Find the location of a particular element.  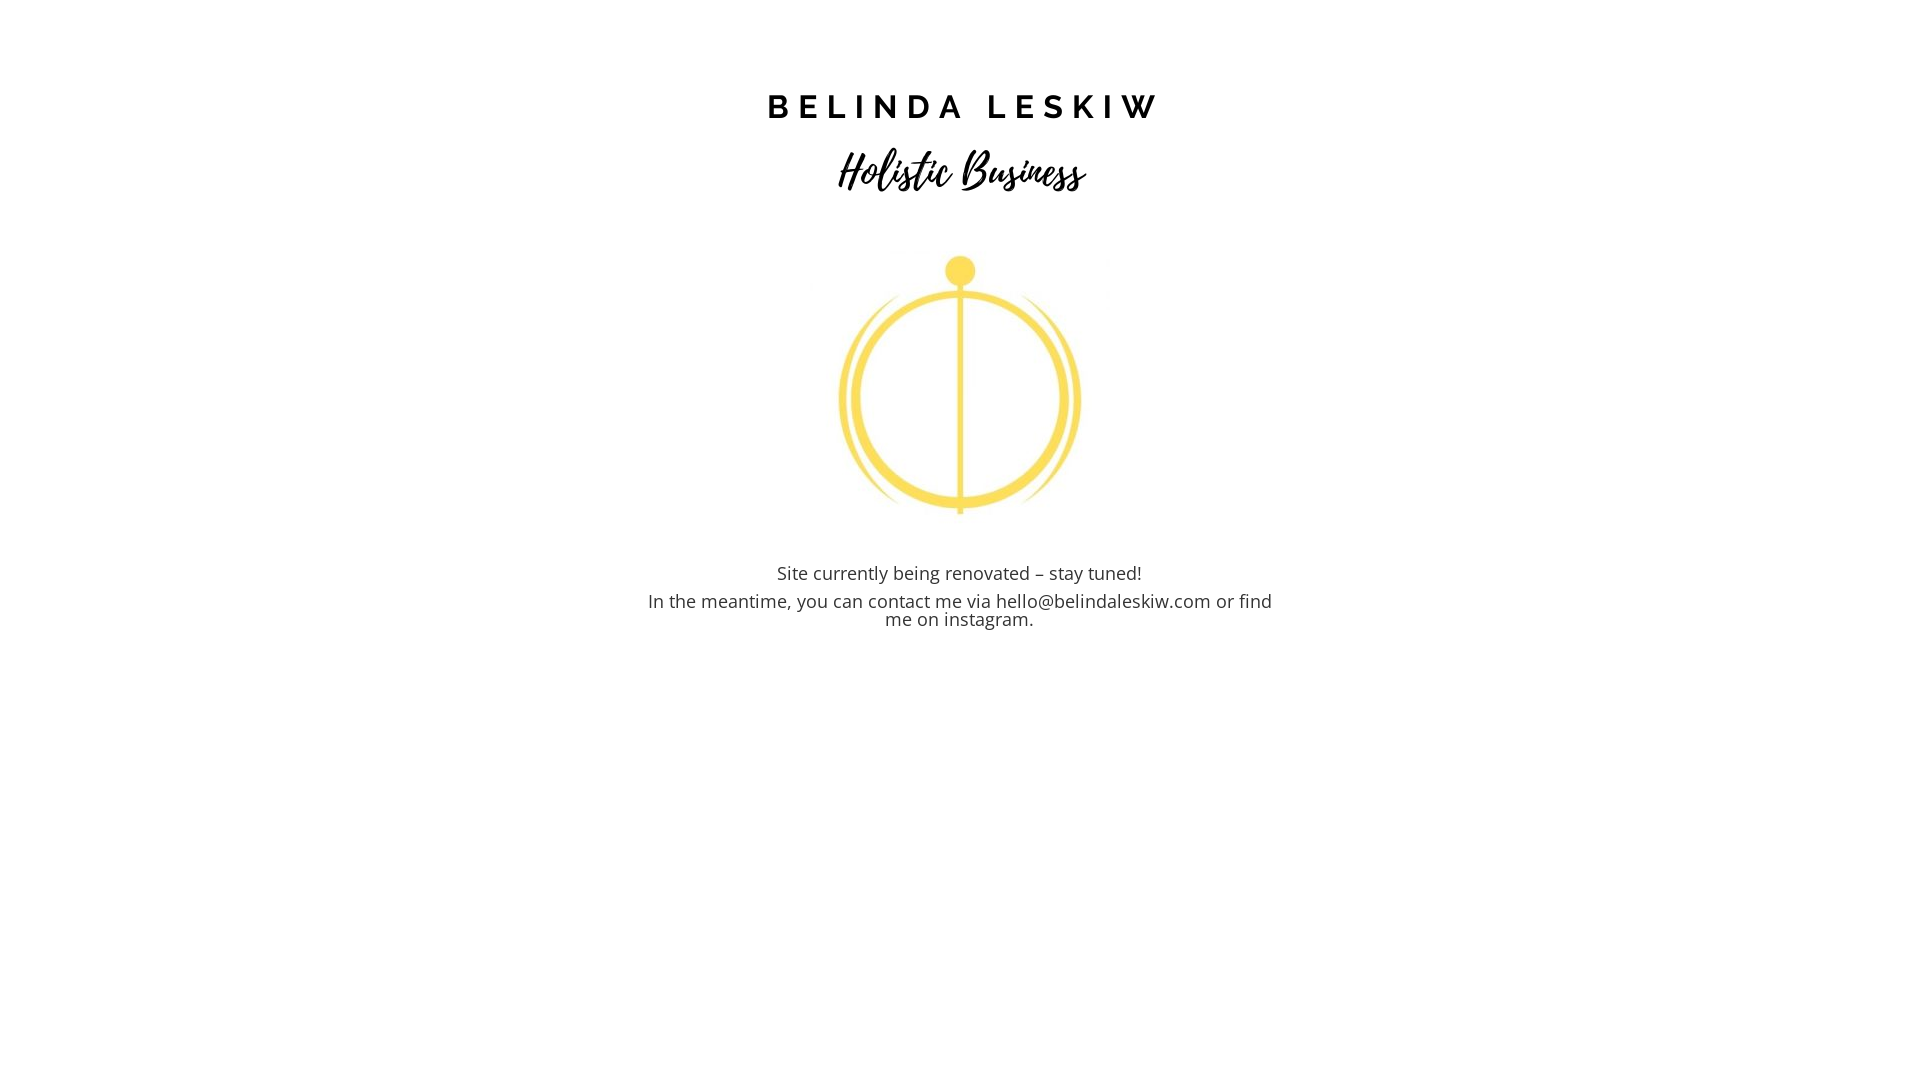

'YouAreTheLinchpin_graphic' is located at coordinates (960, 385).